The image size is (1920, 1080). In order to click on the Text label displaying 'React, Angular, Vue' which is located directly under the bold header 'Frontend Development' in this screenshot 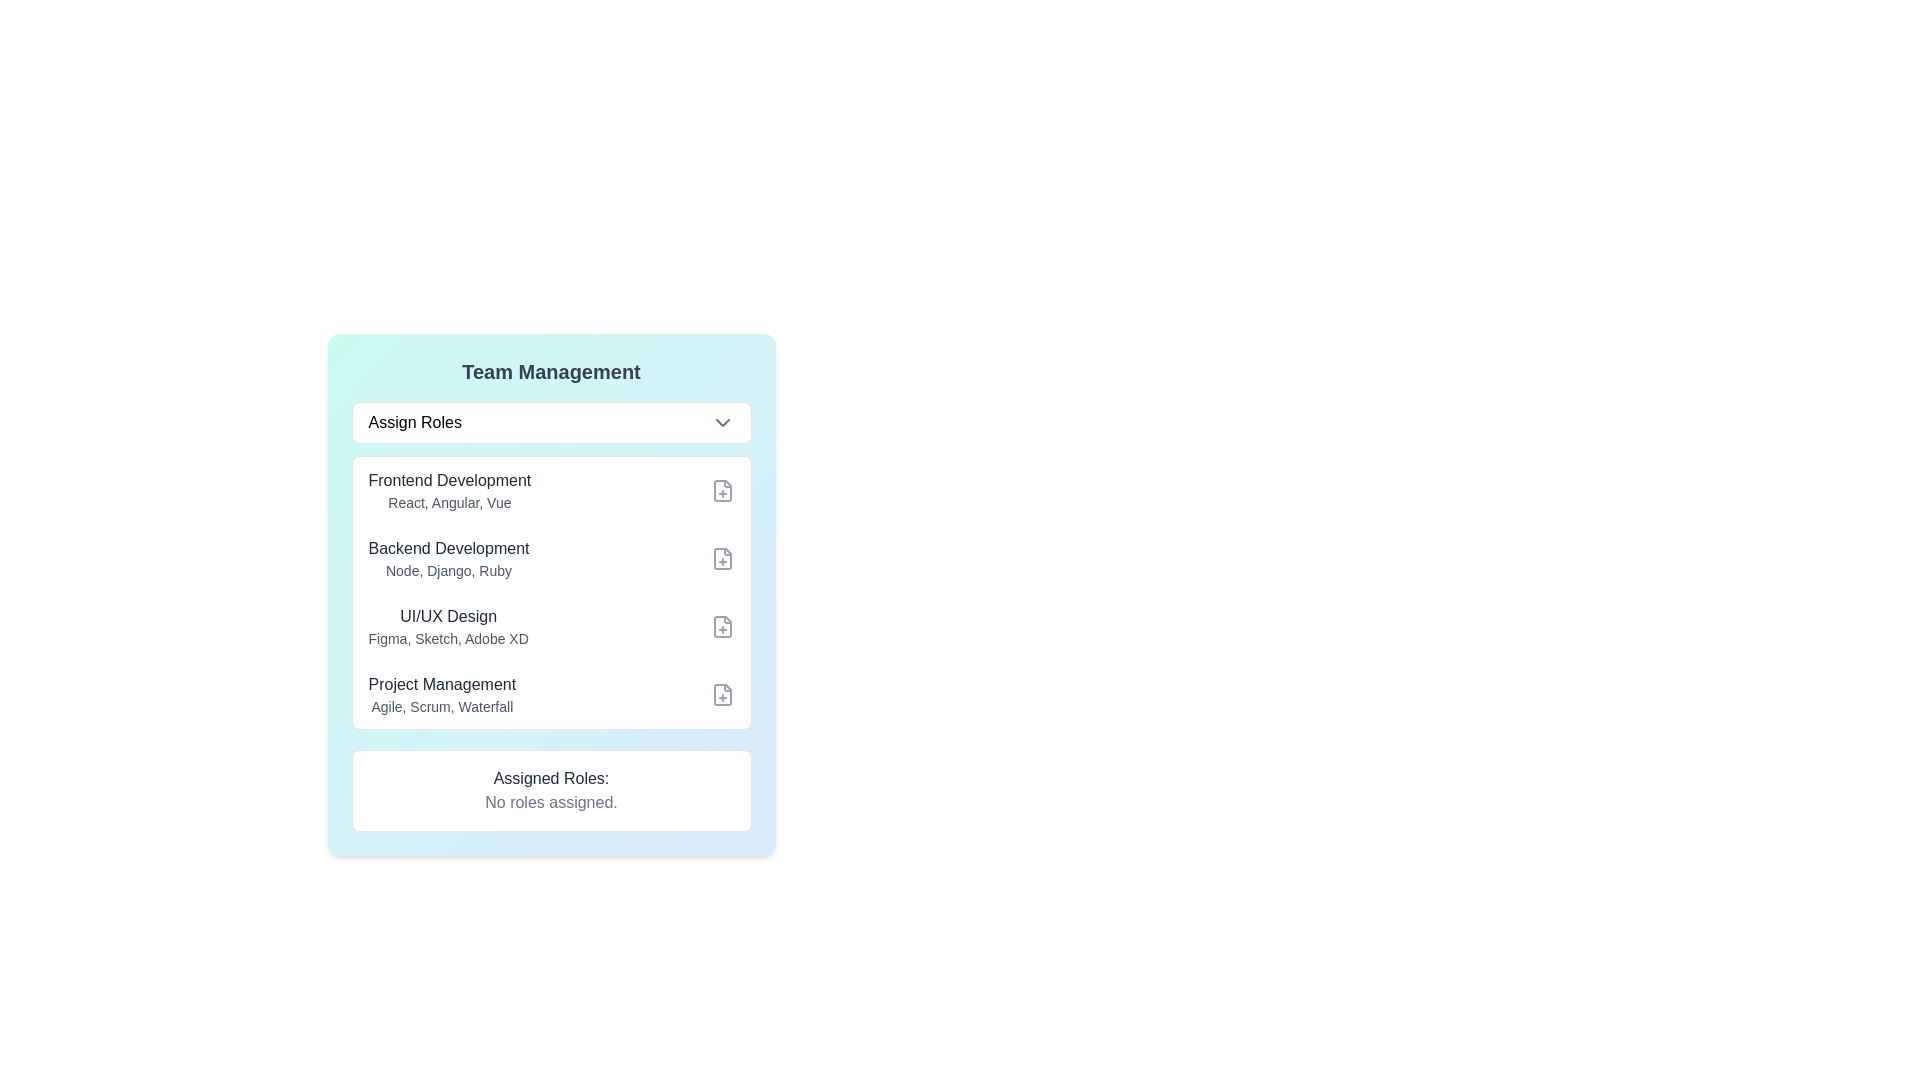, I will do `click(448, 501)`.